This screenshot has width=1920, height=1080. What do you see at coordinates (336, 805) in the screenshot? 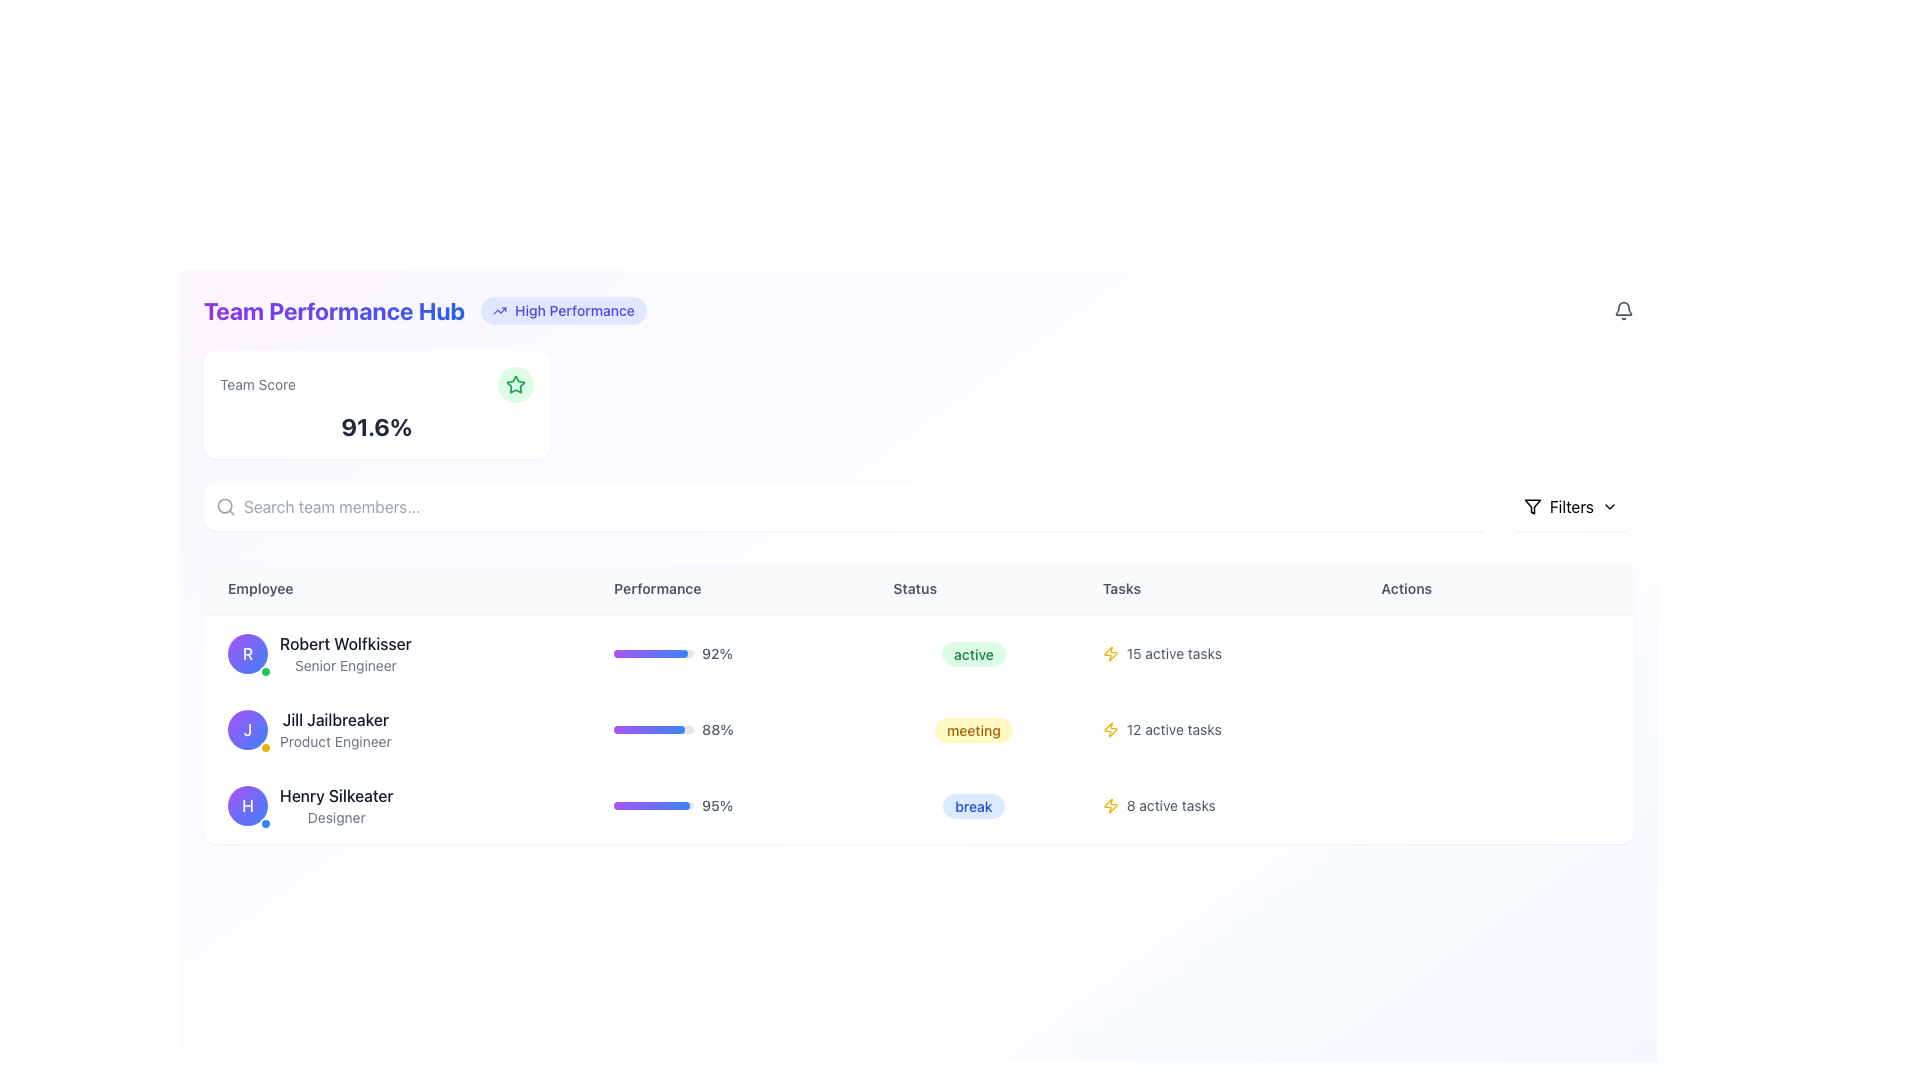
I see `the Text Display element showing the name and job title of the employee, located in the third row of the Employee column in a table, below Robert Wolfkisser and Jill Jailbreaker` at bounding box center [336, 805].